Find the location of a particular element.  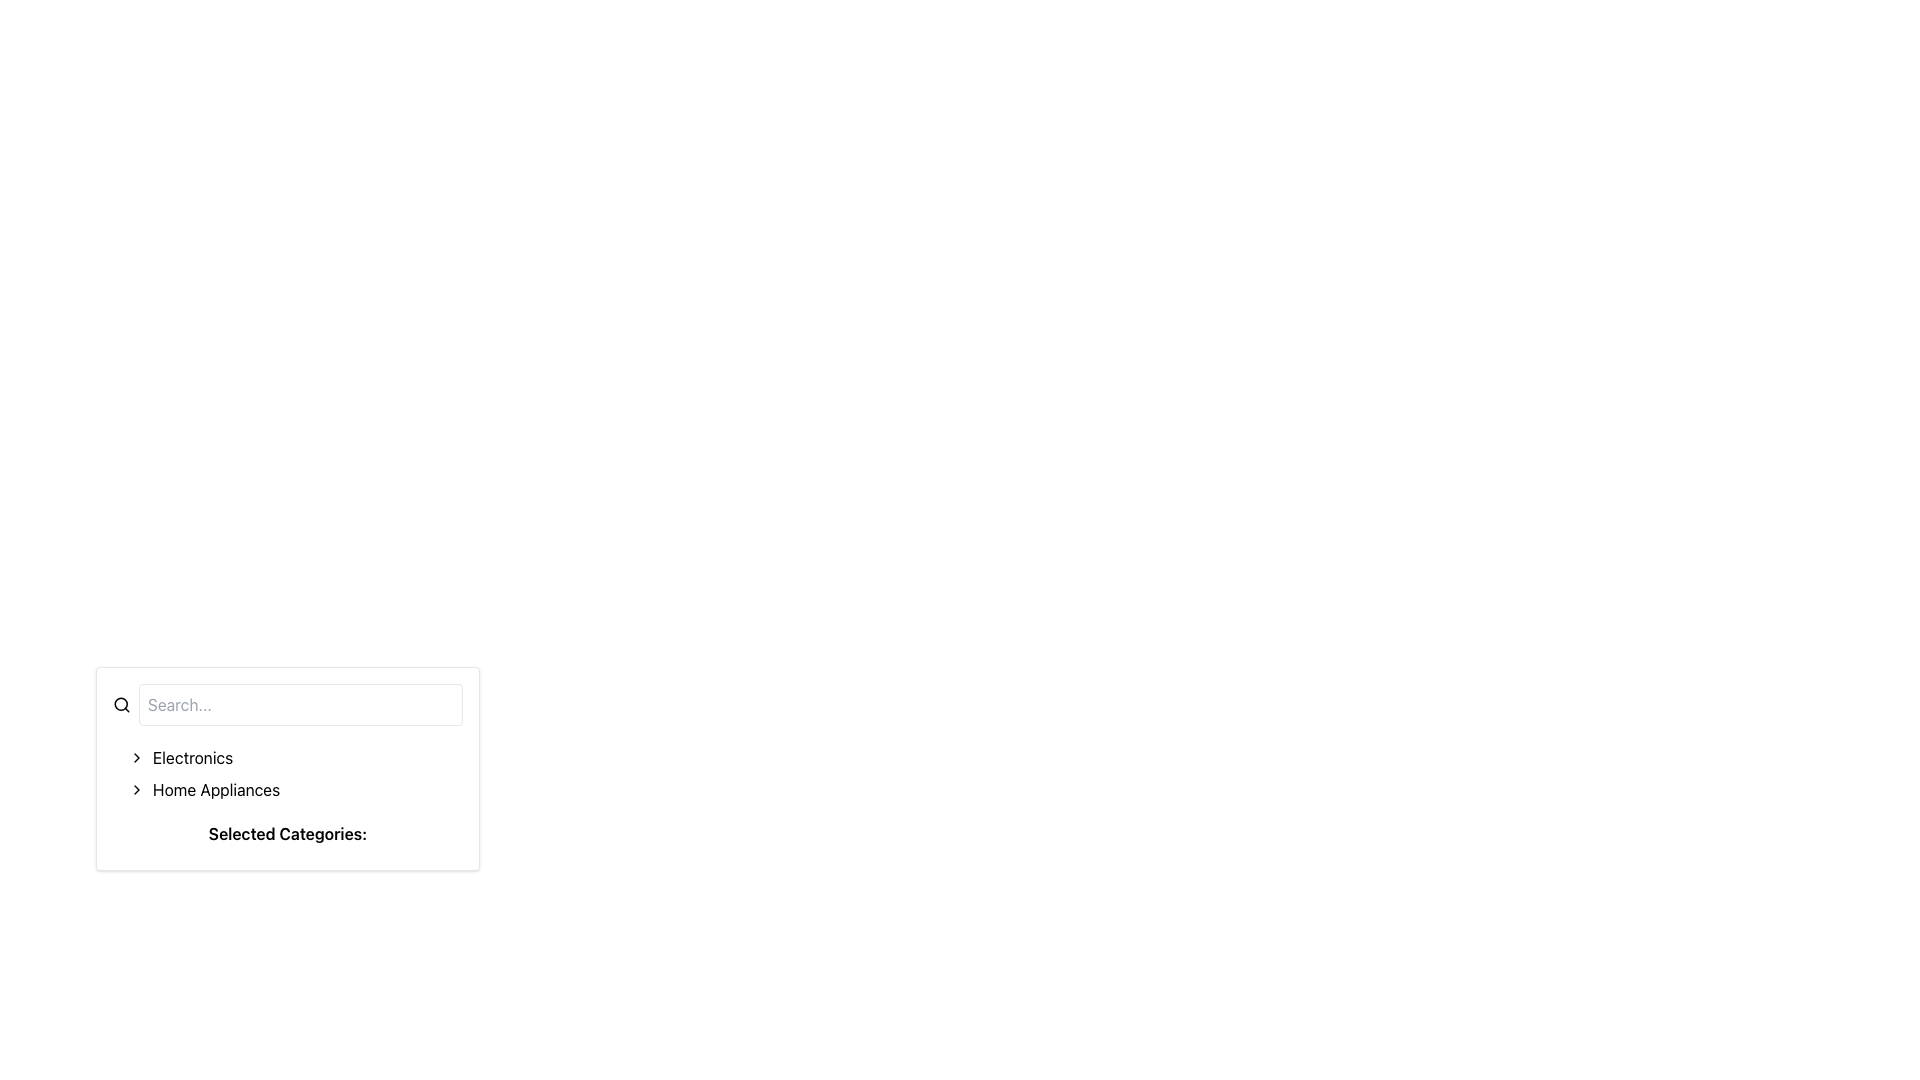

the search icon represented by a magnifying glass graphic, which is located to the left of the text input field in the search interface is located at coordinates (120, 704).